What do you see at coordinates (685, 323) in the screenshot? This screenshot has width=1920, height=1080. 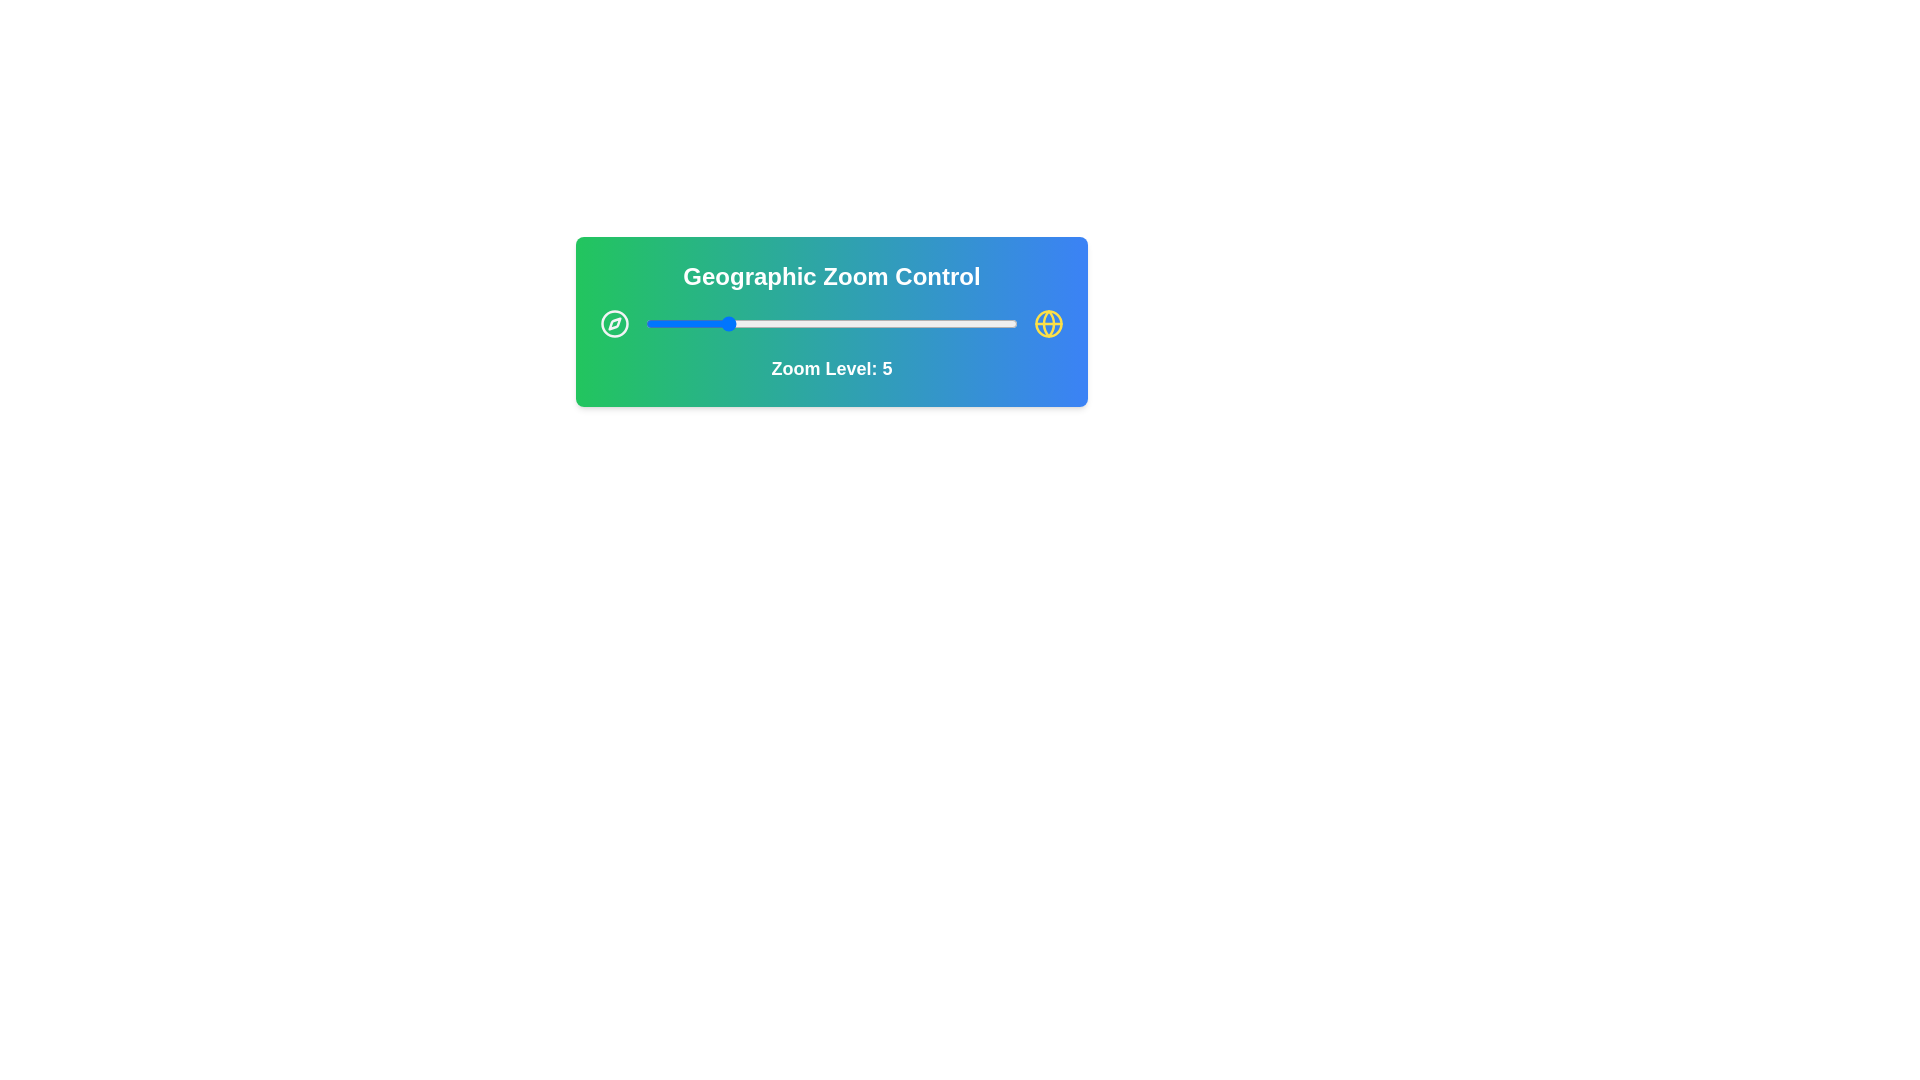 I see `the zoom level to 3 by interacting with the slider` at bounding box center [685, 323].